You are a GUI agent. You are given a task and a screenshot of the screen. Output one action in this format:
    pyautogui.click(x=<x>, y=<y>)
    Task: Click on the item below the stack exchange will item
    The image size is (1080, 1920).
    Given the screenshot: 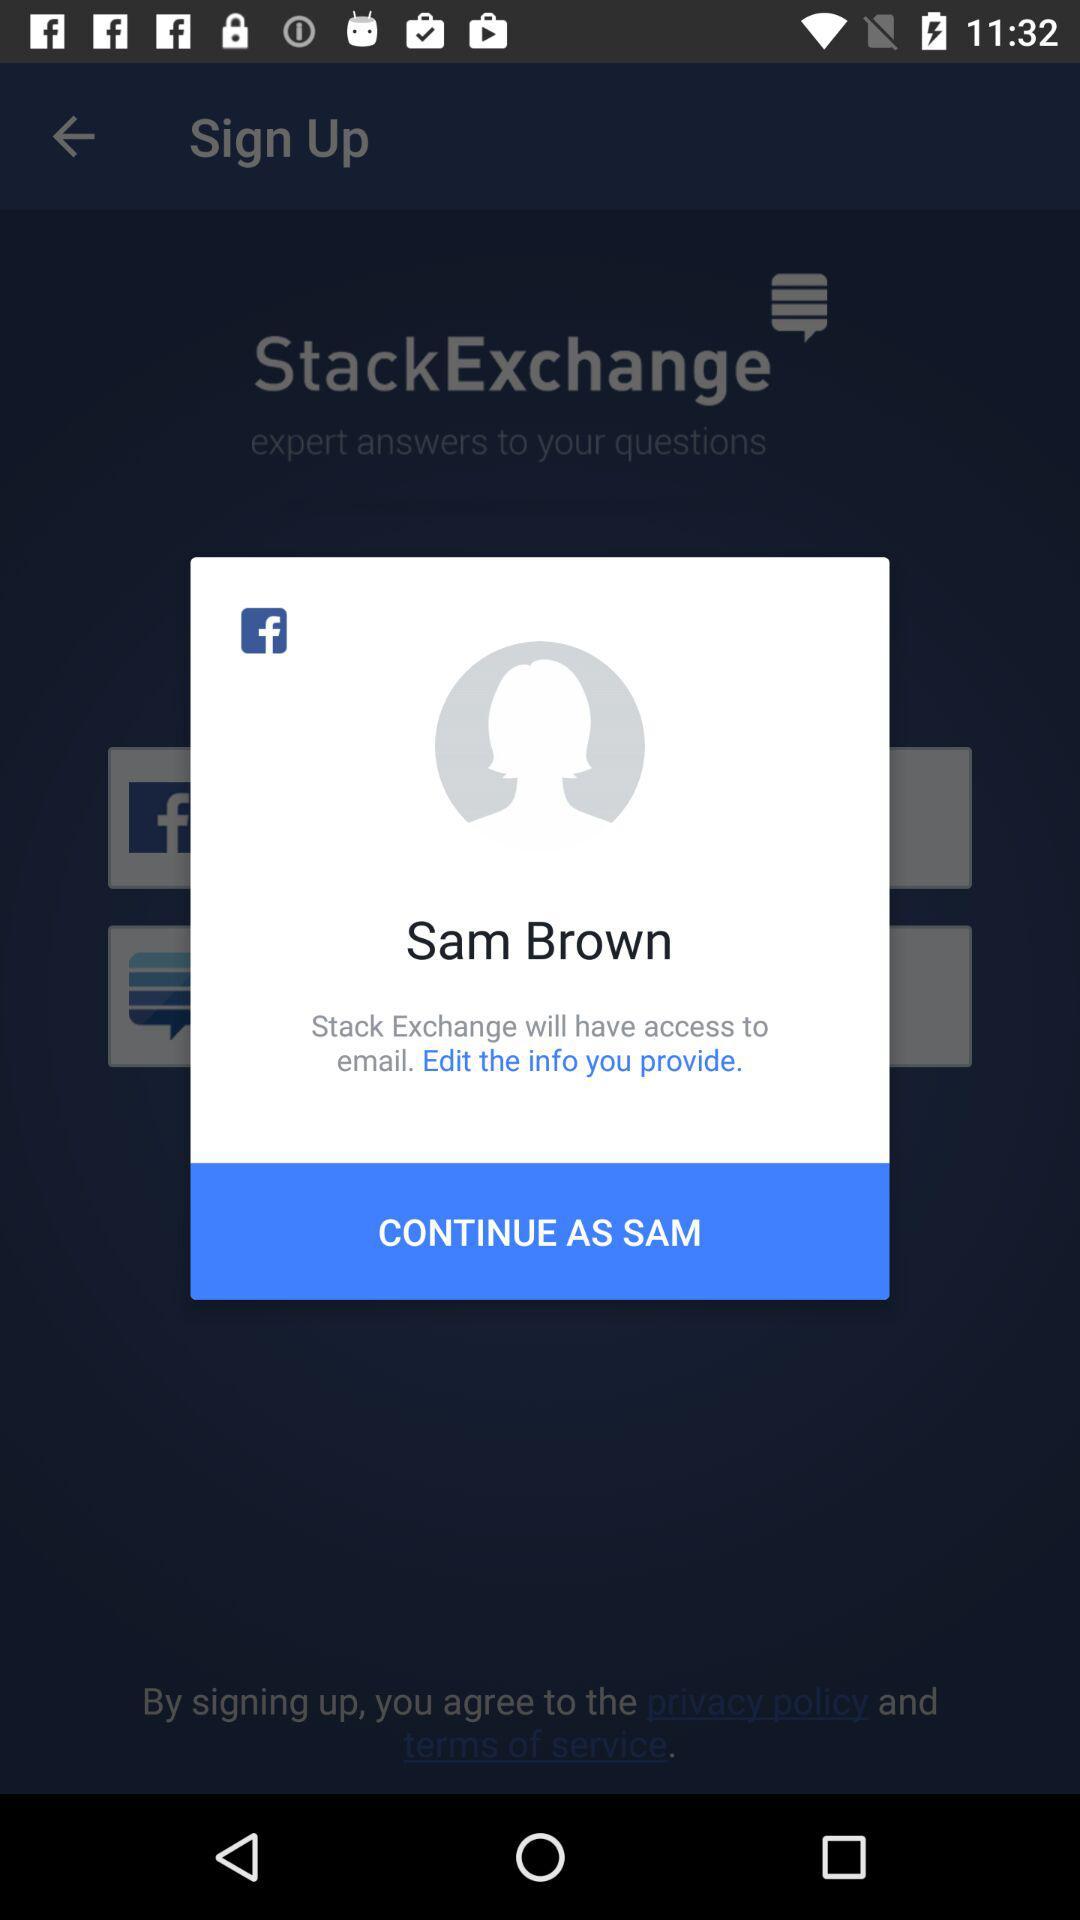 What is the action you would take?
    pyautogui.click(x=540, y=1230)
    